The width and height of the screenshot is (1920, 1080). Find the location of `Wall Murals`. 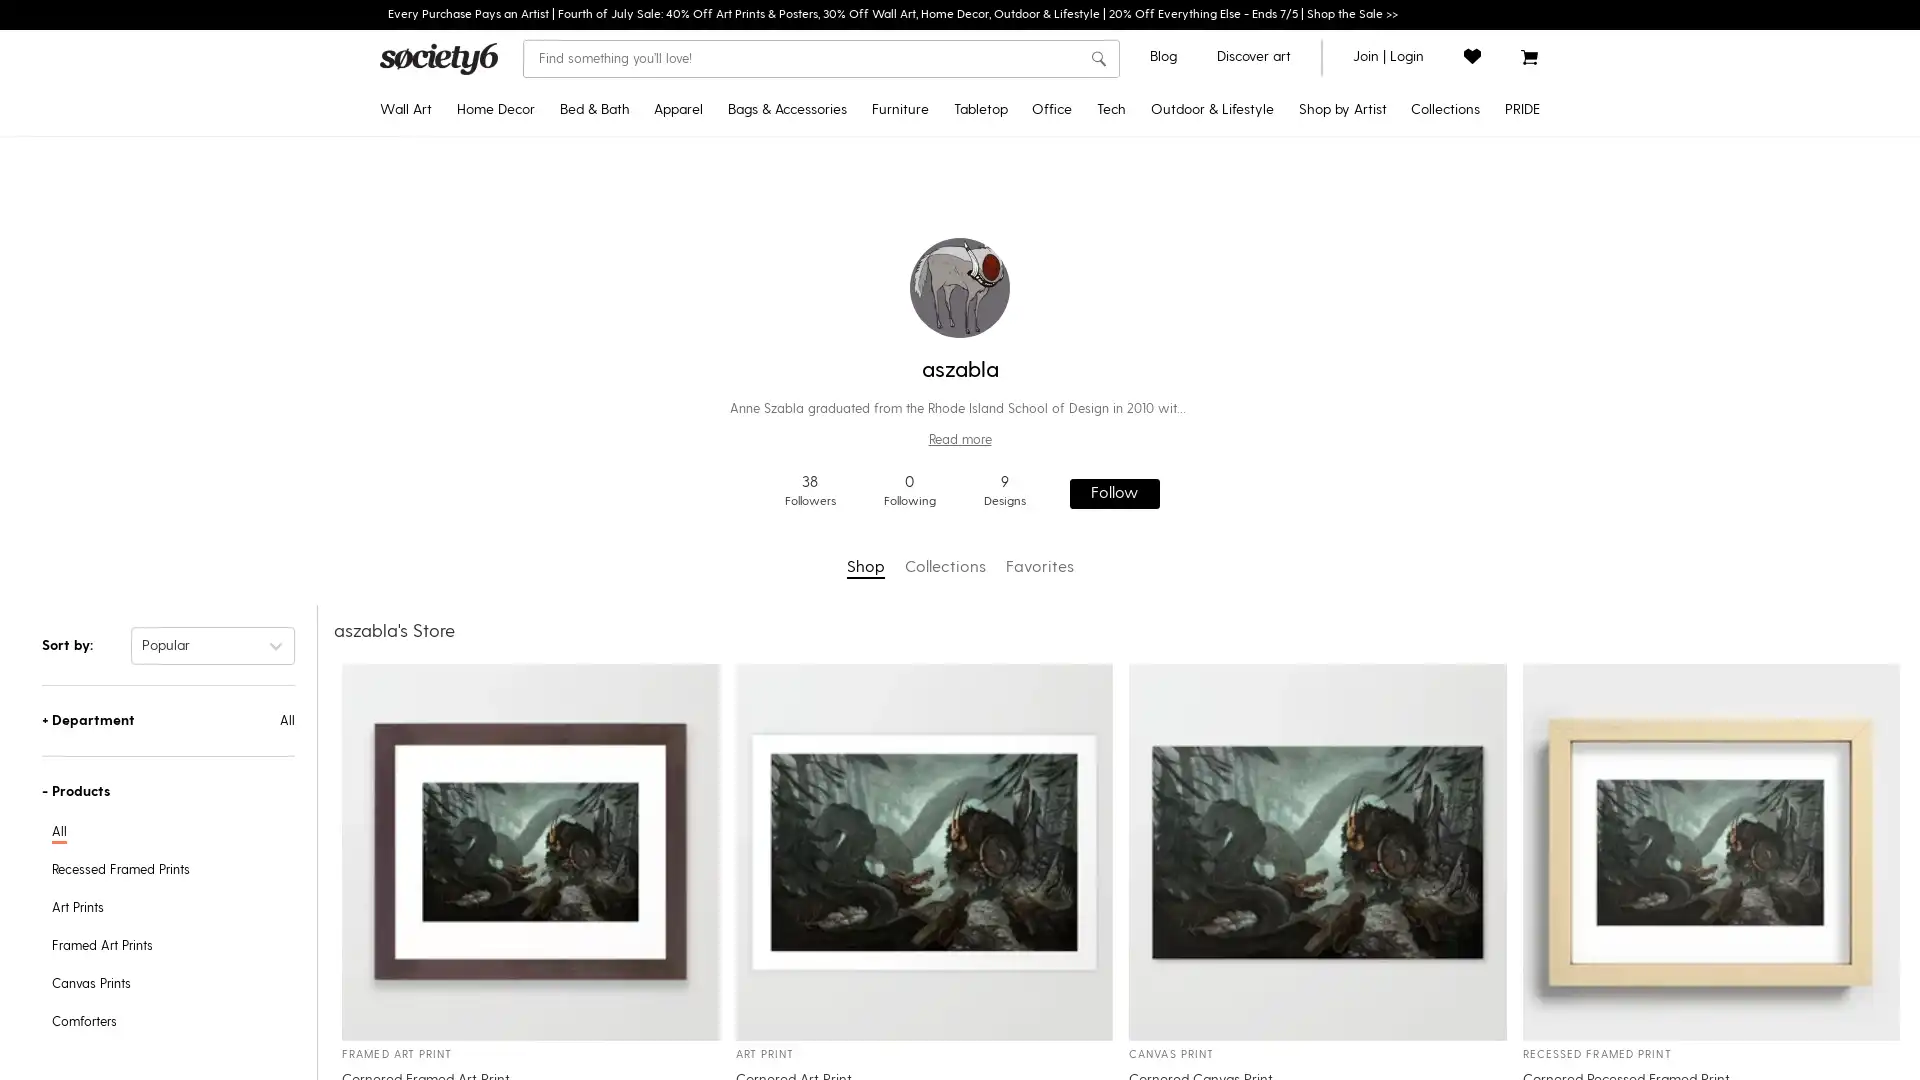

Wall Murals is located at coordinates (533, 514).